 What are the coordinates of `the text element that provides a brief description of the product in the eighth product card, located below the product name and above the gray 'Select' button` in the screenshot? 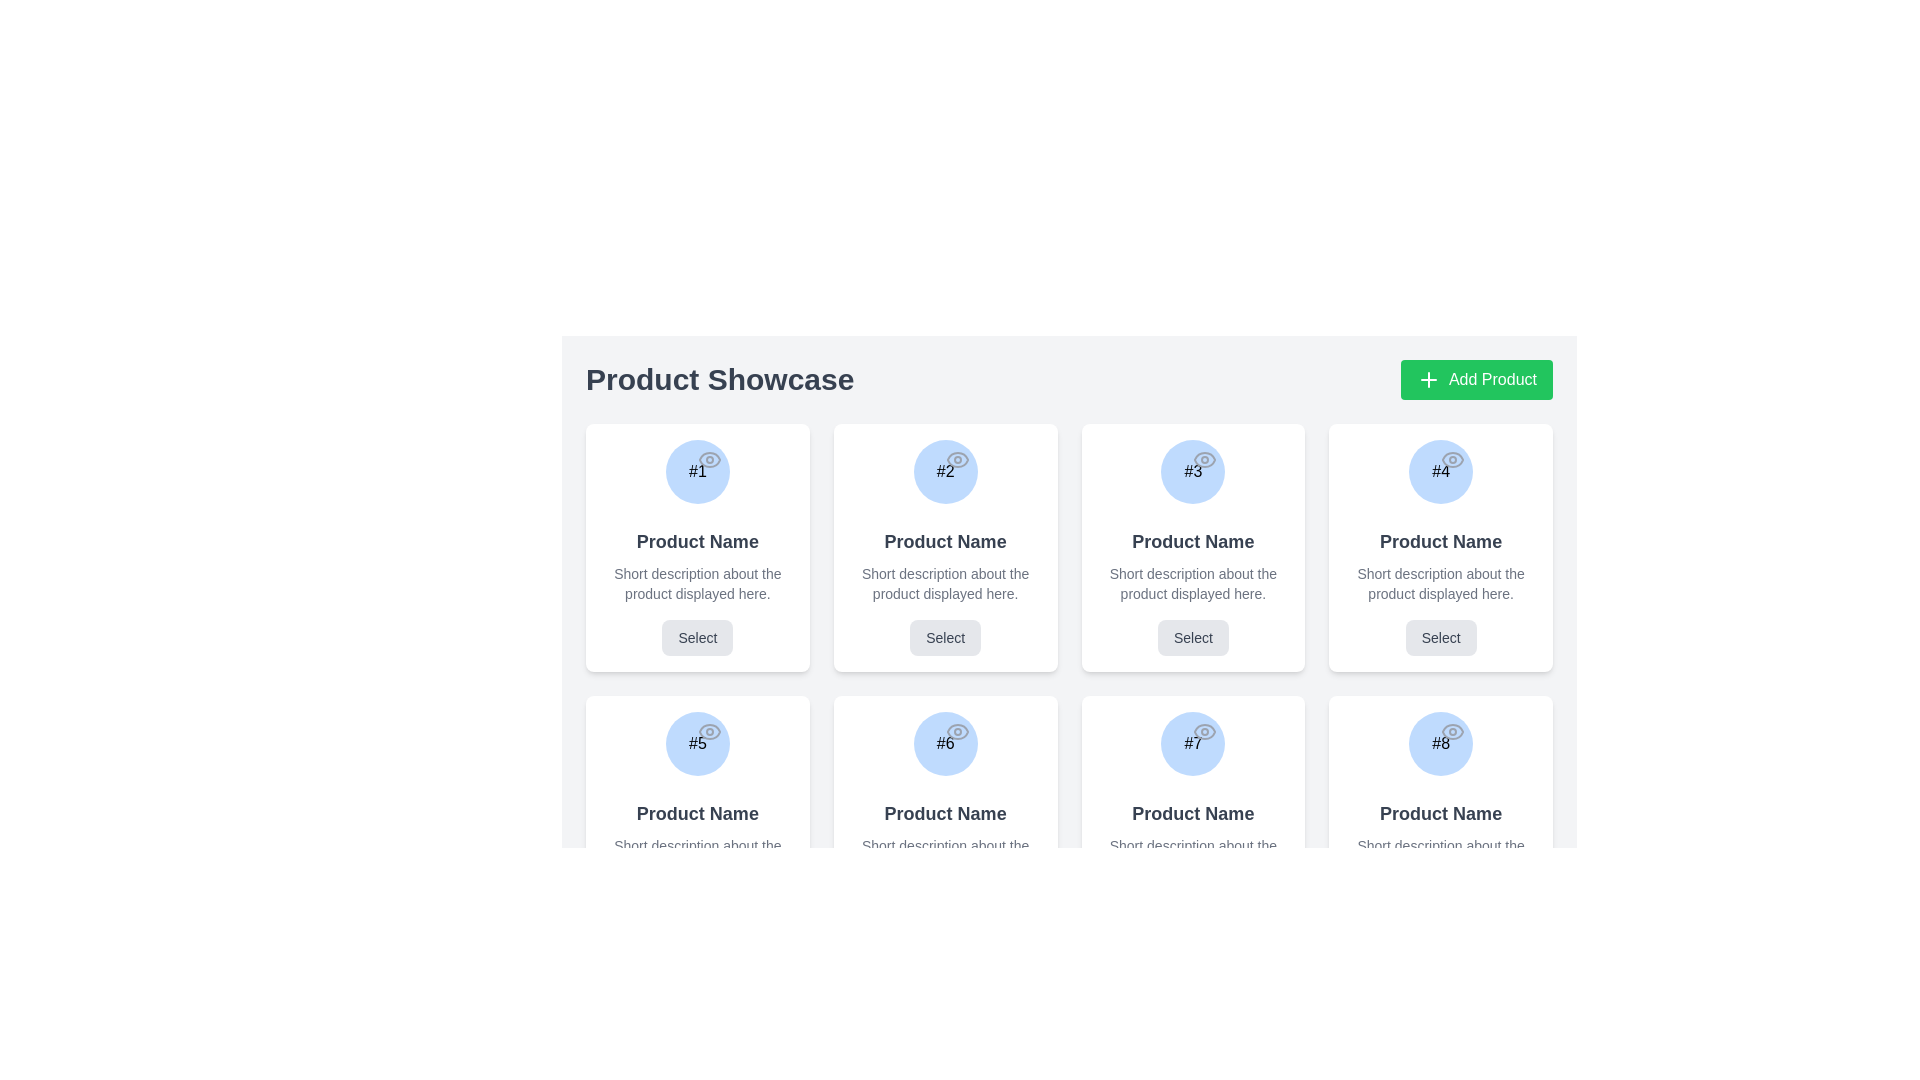 It's located at (1441, 855).